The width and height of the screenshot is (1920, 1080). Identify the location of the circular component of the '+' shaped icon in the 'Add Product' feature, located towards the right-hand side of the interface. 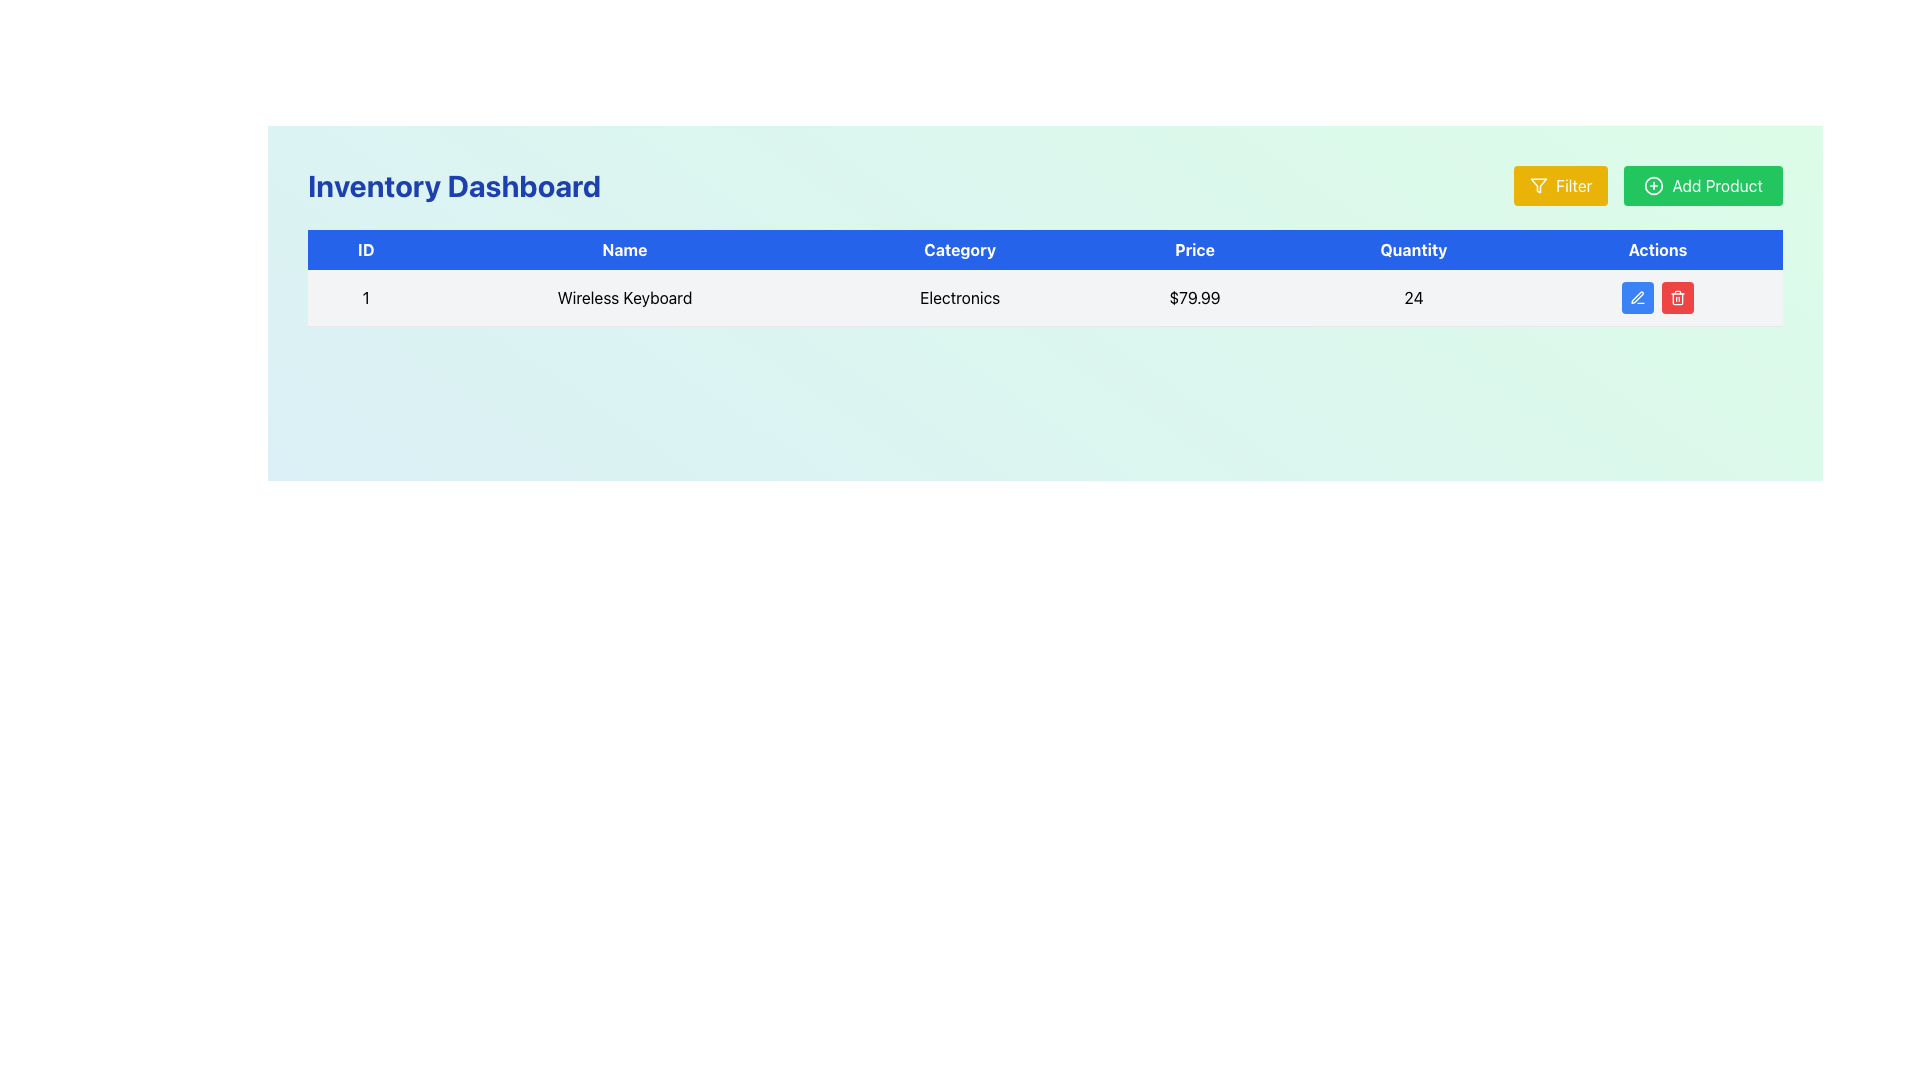
(1654, 185).